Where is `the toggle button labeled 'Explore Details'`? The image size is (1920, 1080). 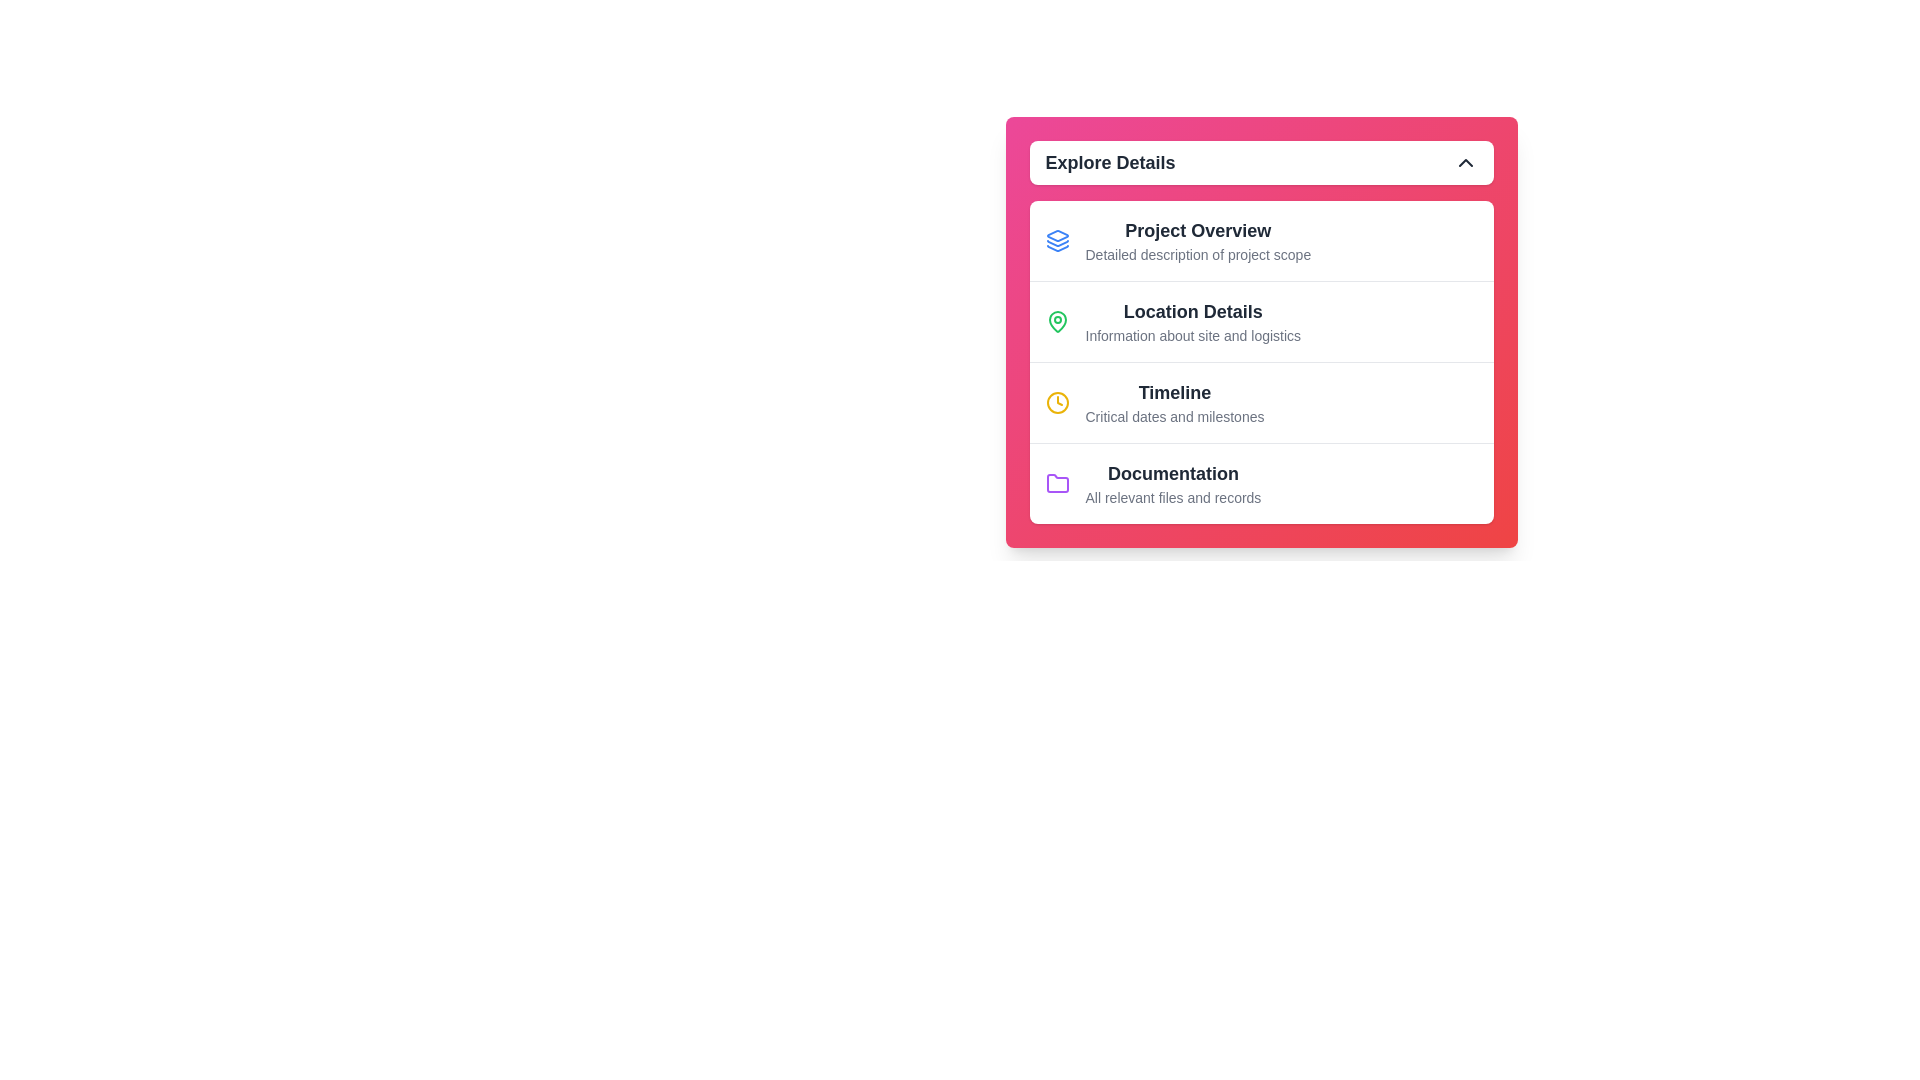
the toggle button labeled 'Explore Details' is located at coordinates (1260, 161).